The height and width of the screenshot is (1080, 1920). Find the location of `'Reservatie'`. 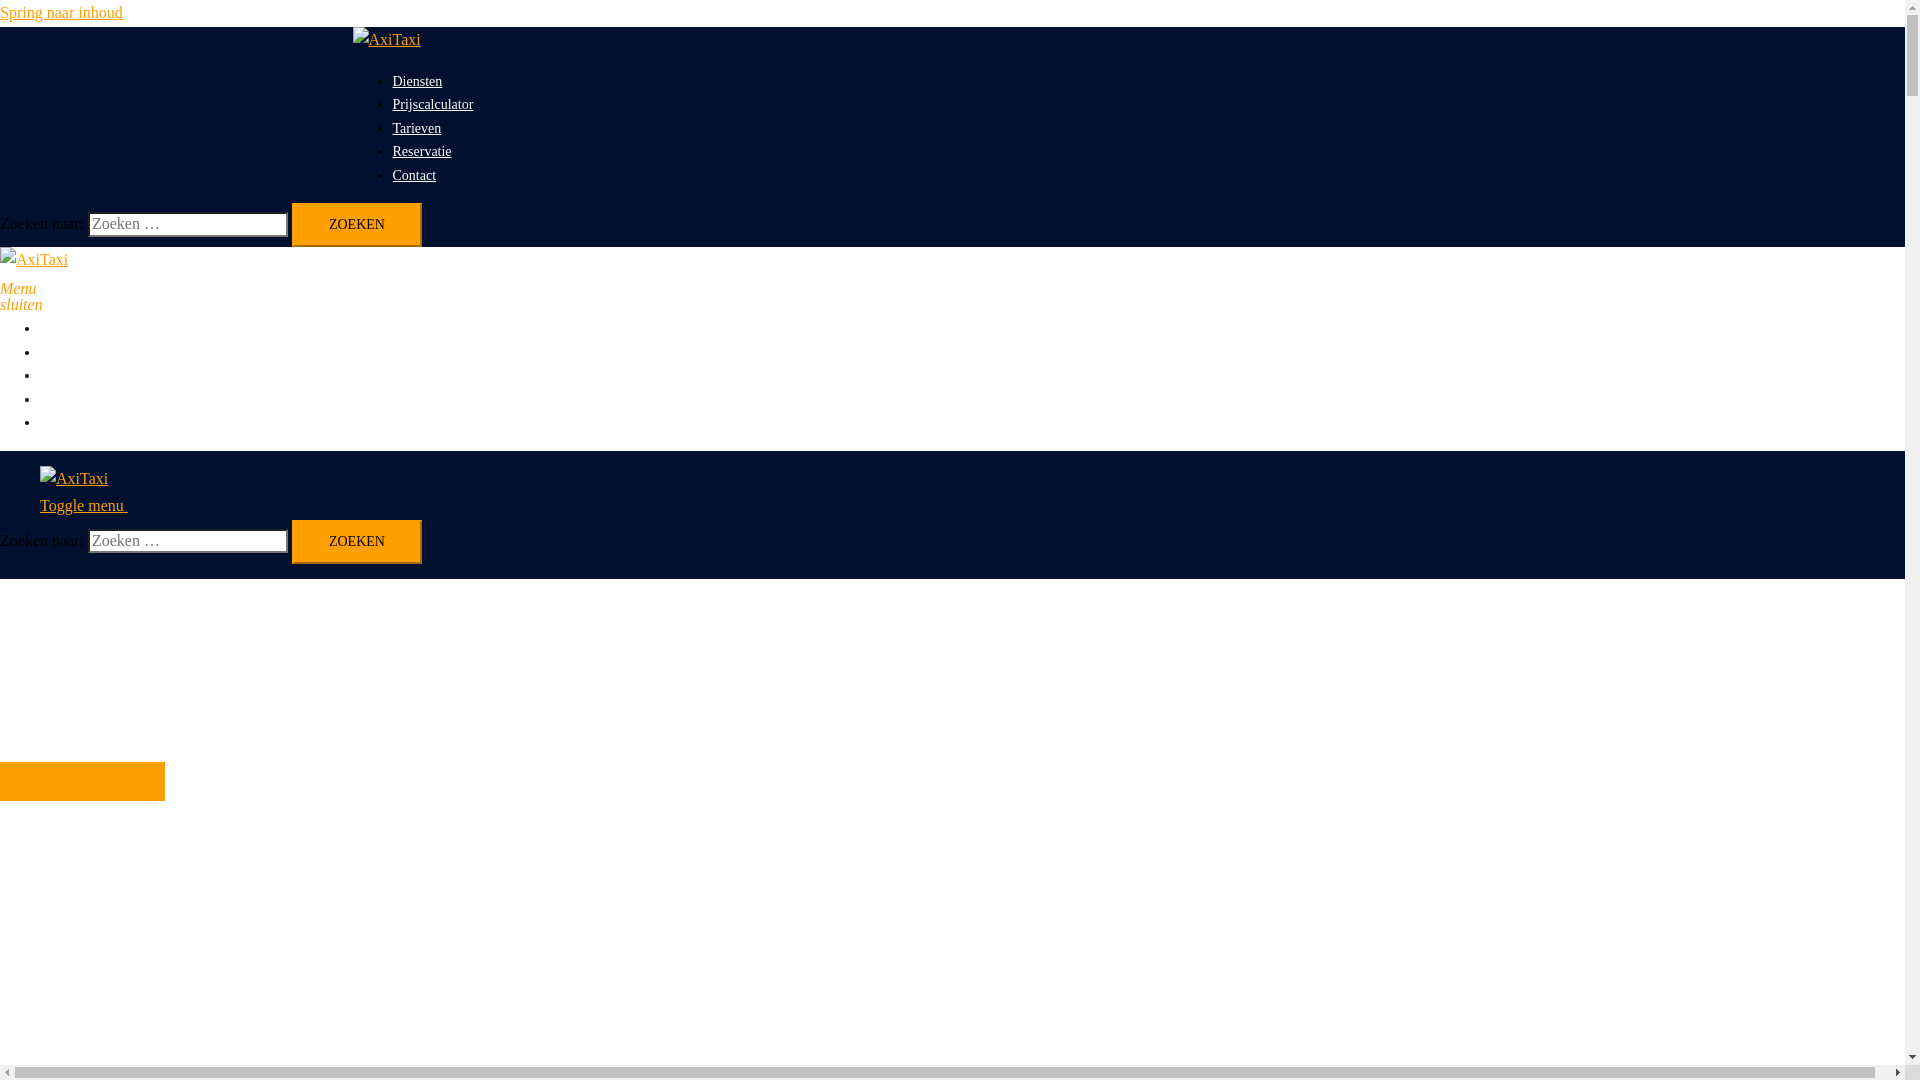

'Reservatie' is located at coordinates (420, 150).